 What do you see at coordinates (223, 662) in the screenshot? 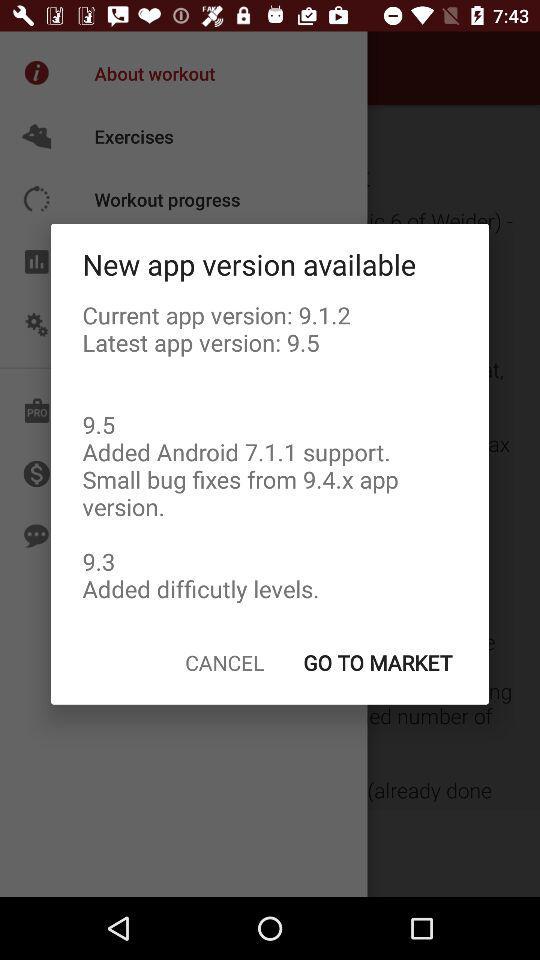
I see `cancel` at bounding box center [223, 662].